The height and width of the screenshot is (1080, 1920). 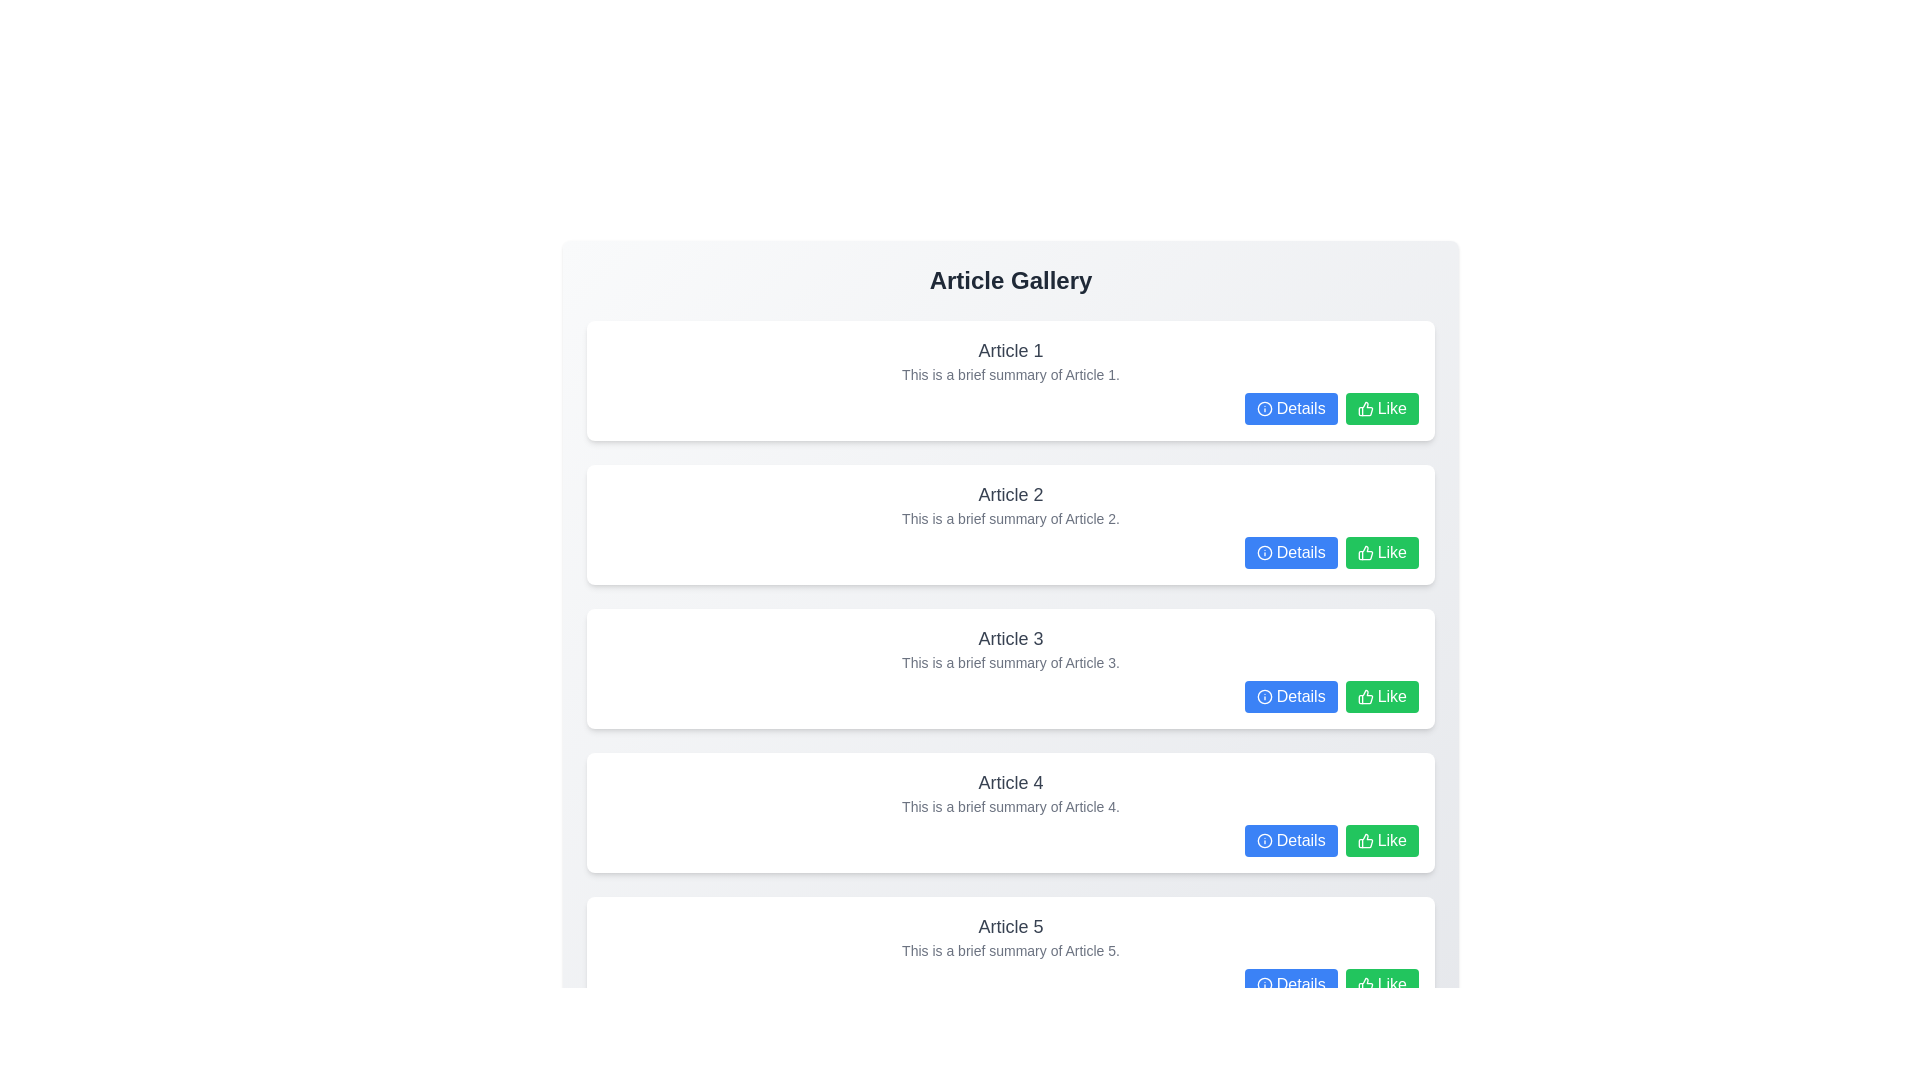 What do you see at coordinates (1011, 926) in the screenshot?
I see `the static text label styled as a heading or title located in the fifth section from the top of the article list` at bounding box center [1011, 926].